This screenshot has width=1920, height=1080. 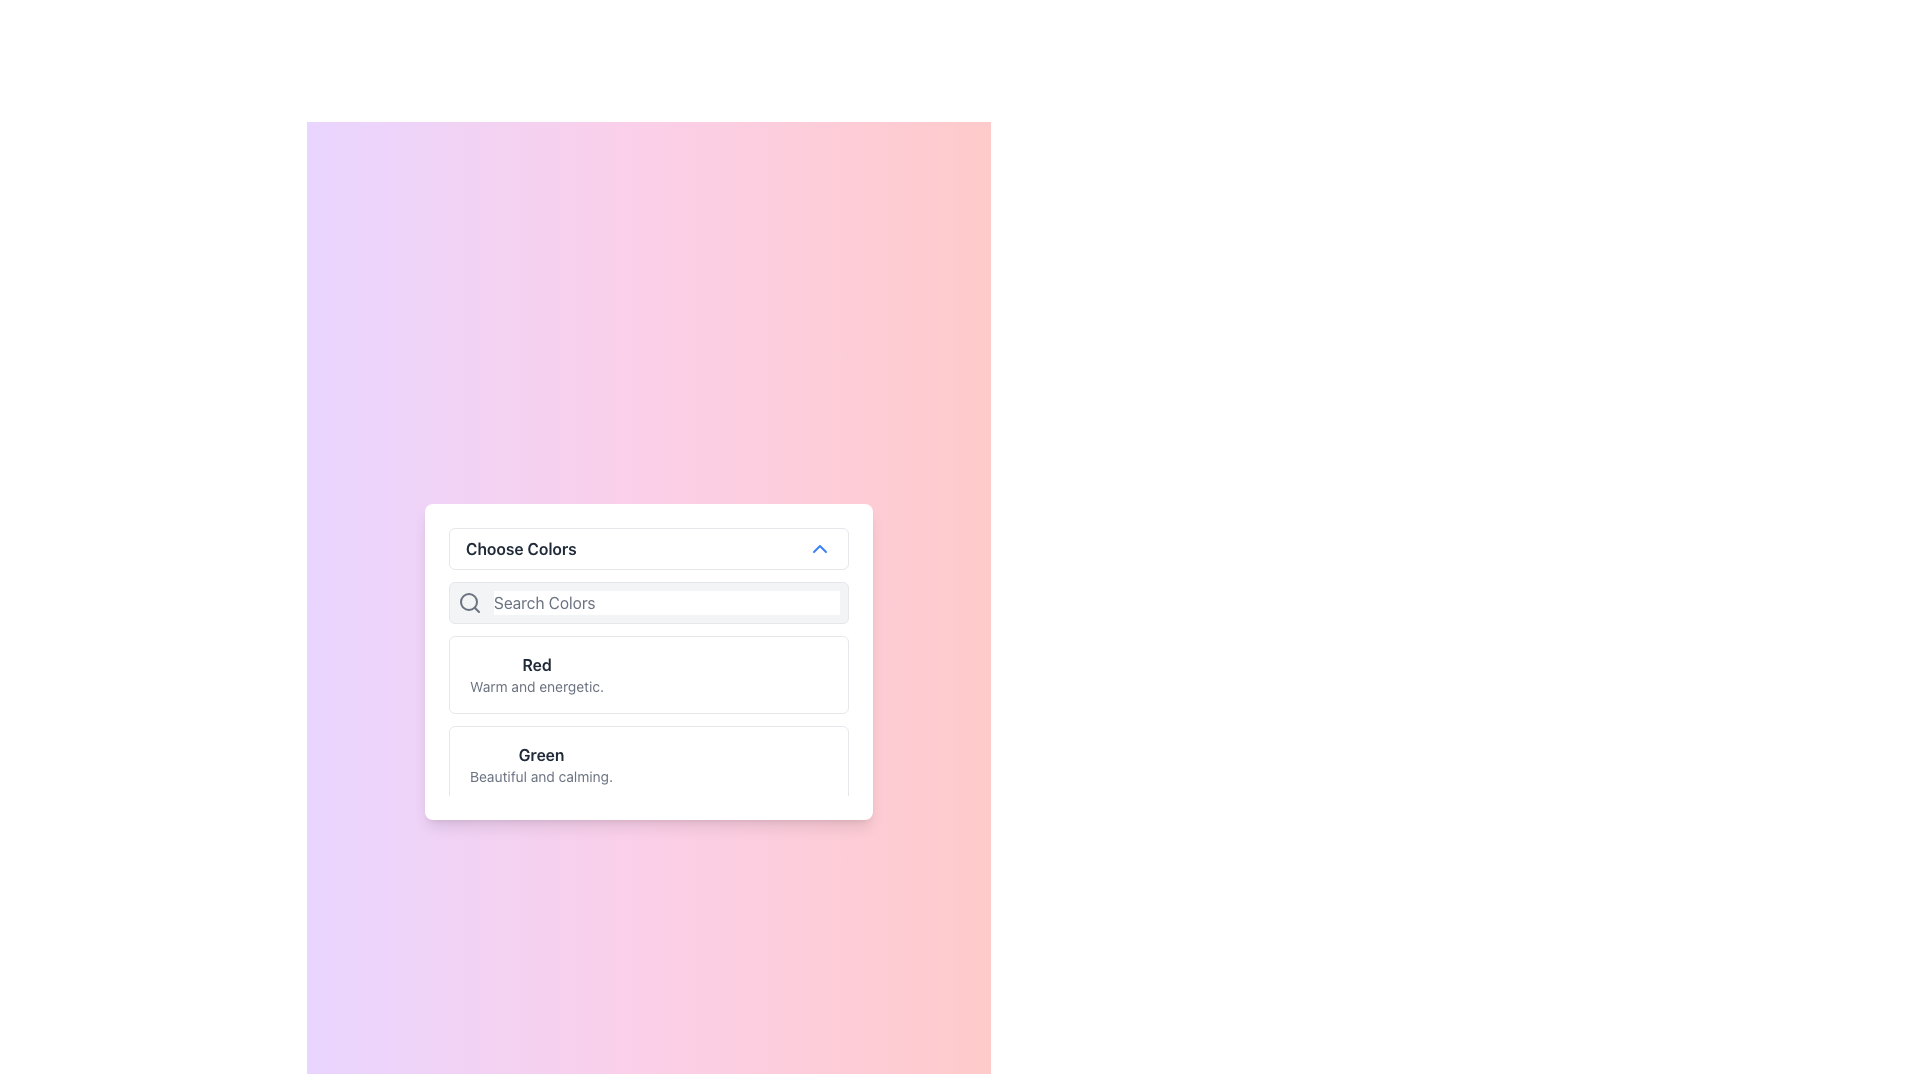 What do you see at coordinates (537, 685) in the screenshot?
I see `the text element that reads 'Warm and energetic.' which is styled in small grey font and located right below the bold 'Red' label in the dropdown menu` at bounding box center [537, 685].